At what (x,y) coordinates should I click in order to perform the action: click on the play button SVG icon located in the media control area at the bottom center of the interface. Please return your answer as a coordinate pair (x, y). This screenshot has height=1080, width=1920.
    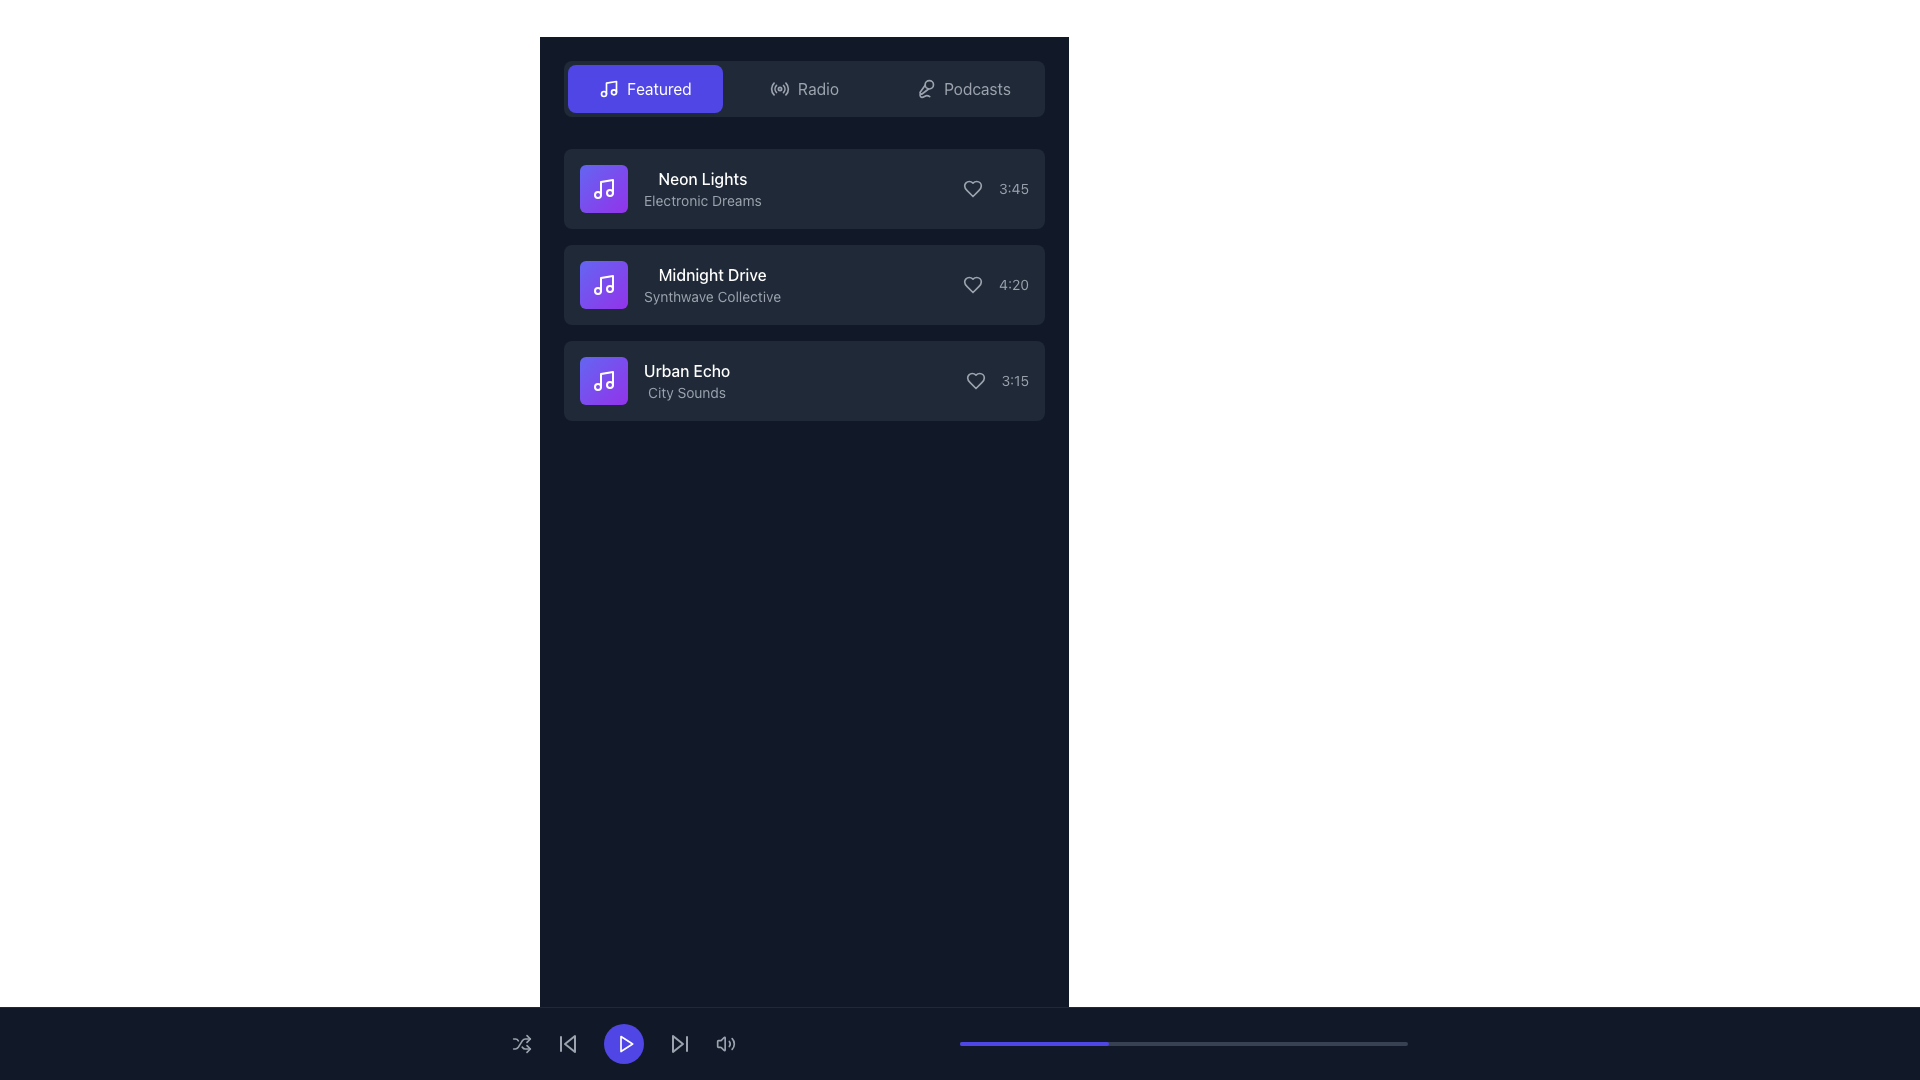
    Looking at the image, I should click on (624, 1043).